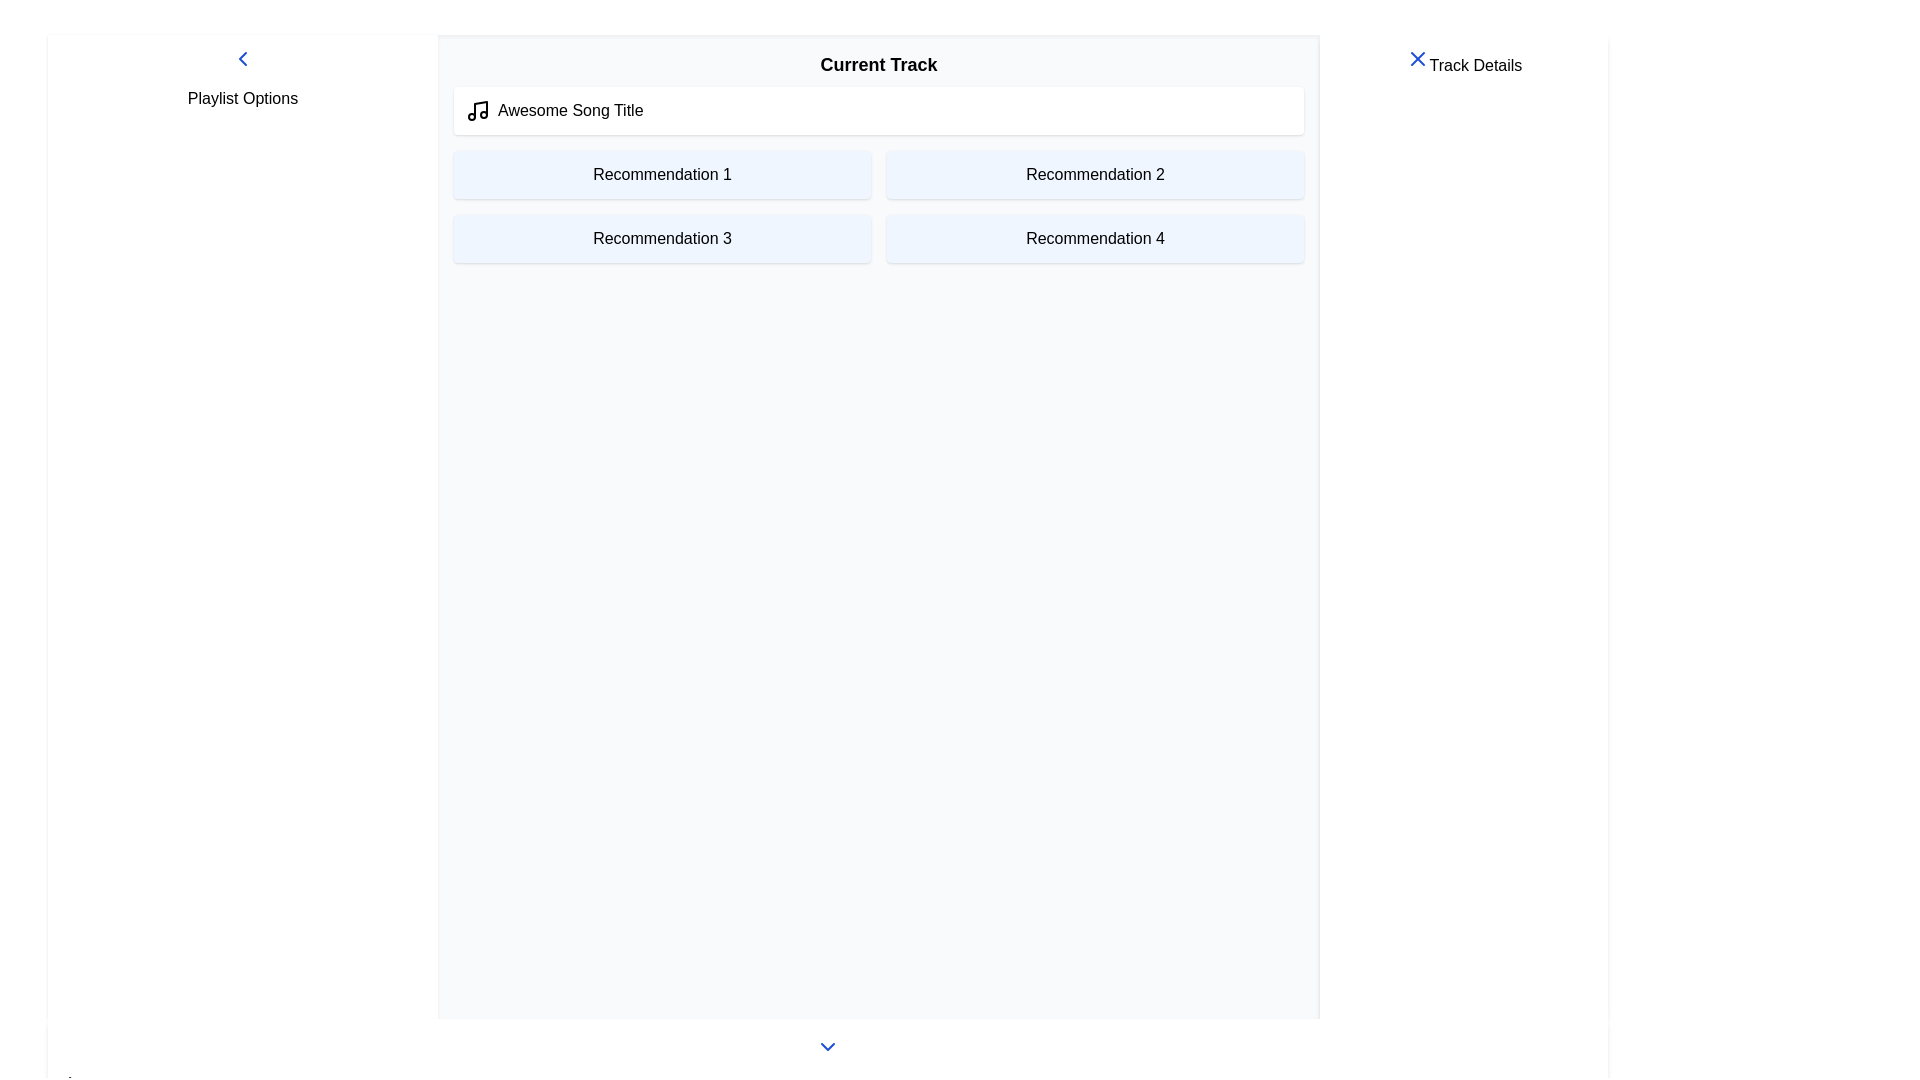  Describe the element at coordinates (1094, 173) in the screenshot. I see `the static text recommendation card located in the top row, second column of the recommendations section, which is positioned to the right of 'Recommendation 1' and above 'Recommendation 4'` at that location.